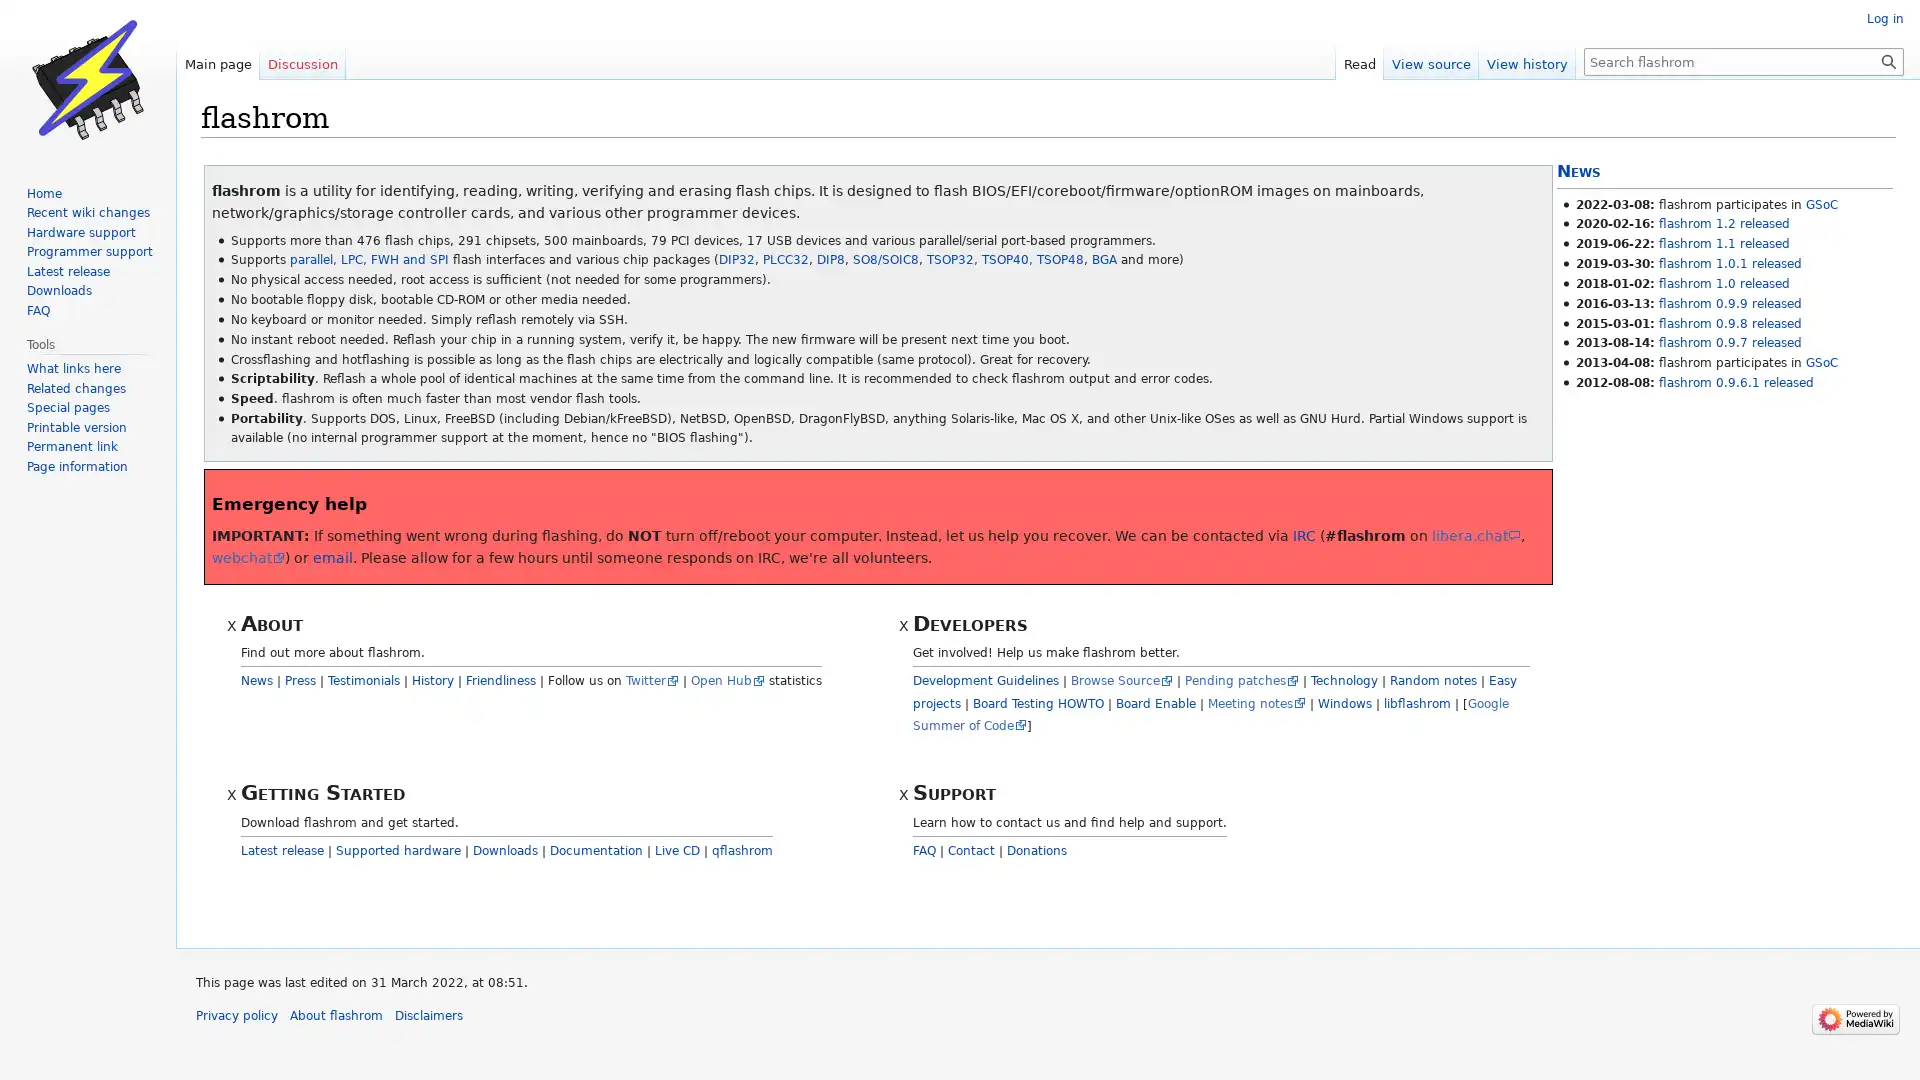  Describe the element at coordinates (1888, 60) in the screenshot. I see `Go` at that location.